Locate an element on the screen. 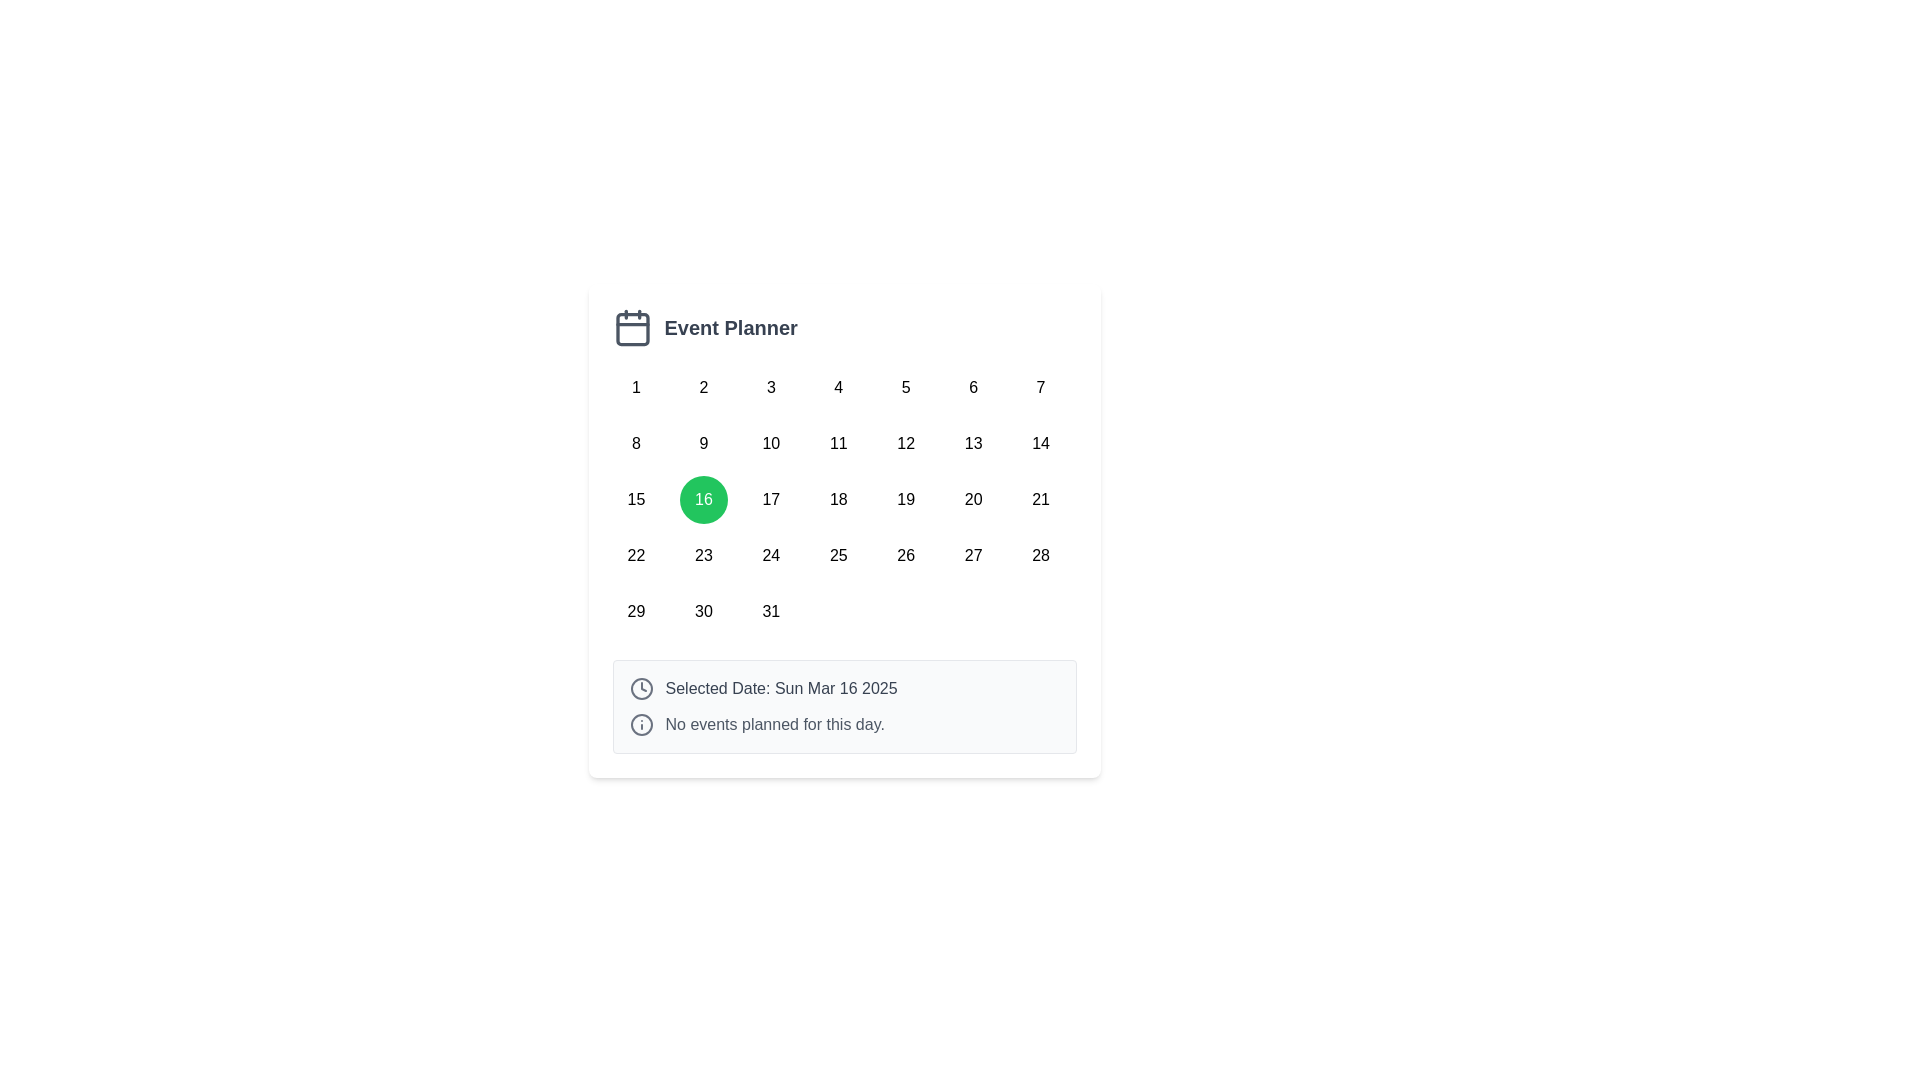 The width and height of the screenshot is (1920, 1080). the calendar day button for the date '14', which is the seventh day in the second row of the calendar grid is located at coordinates (1040, 442).